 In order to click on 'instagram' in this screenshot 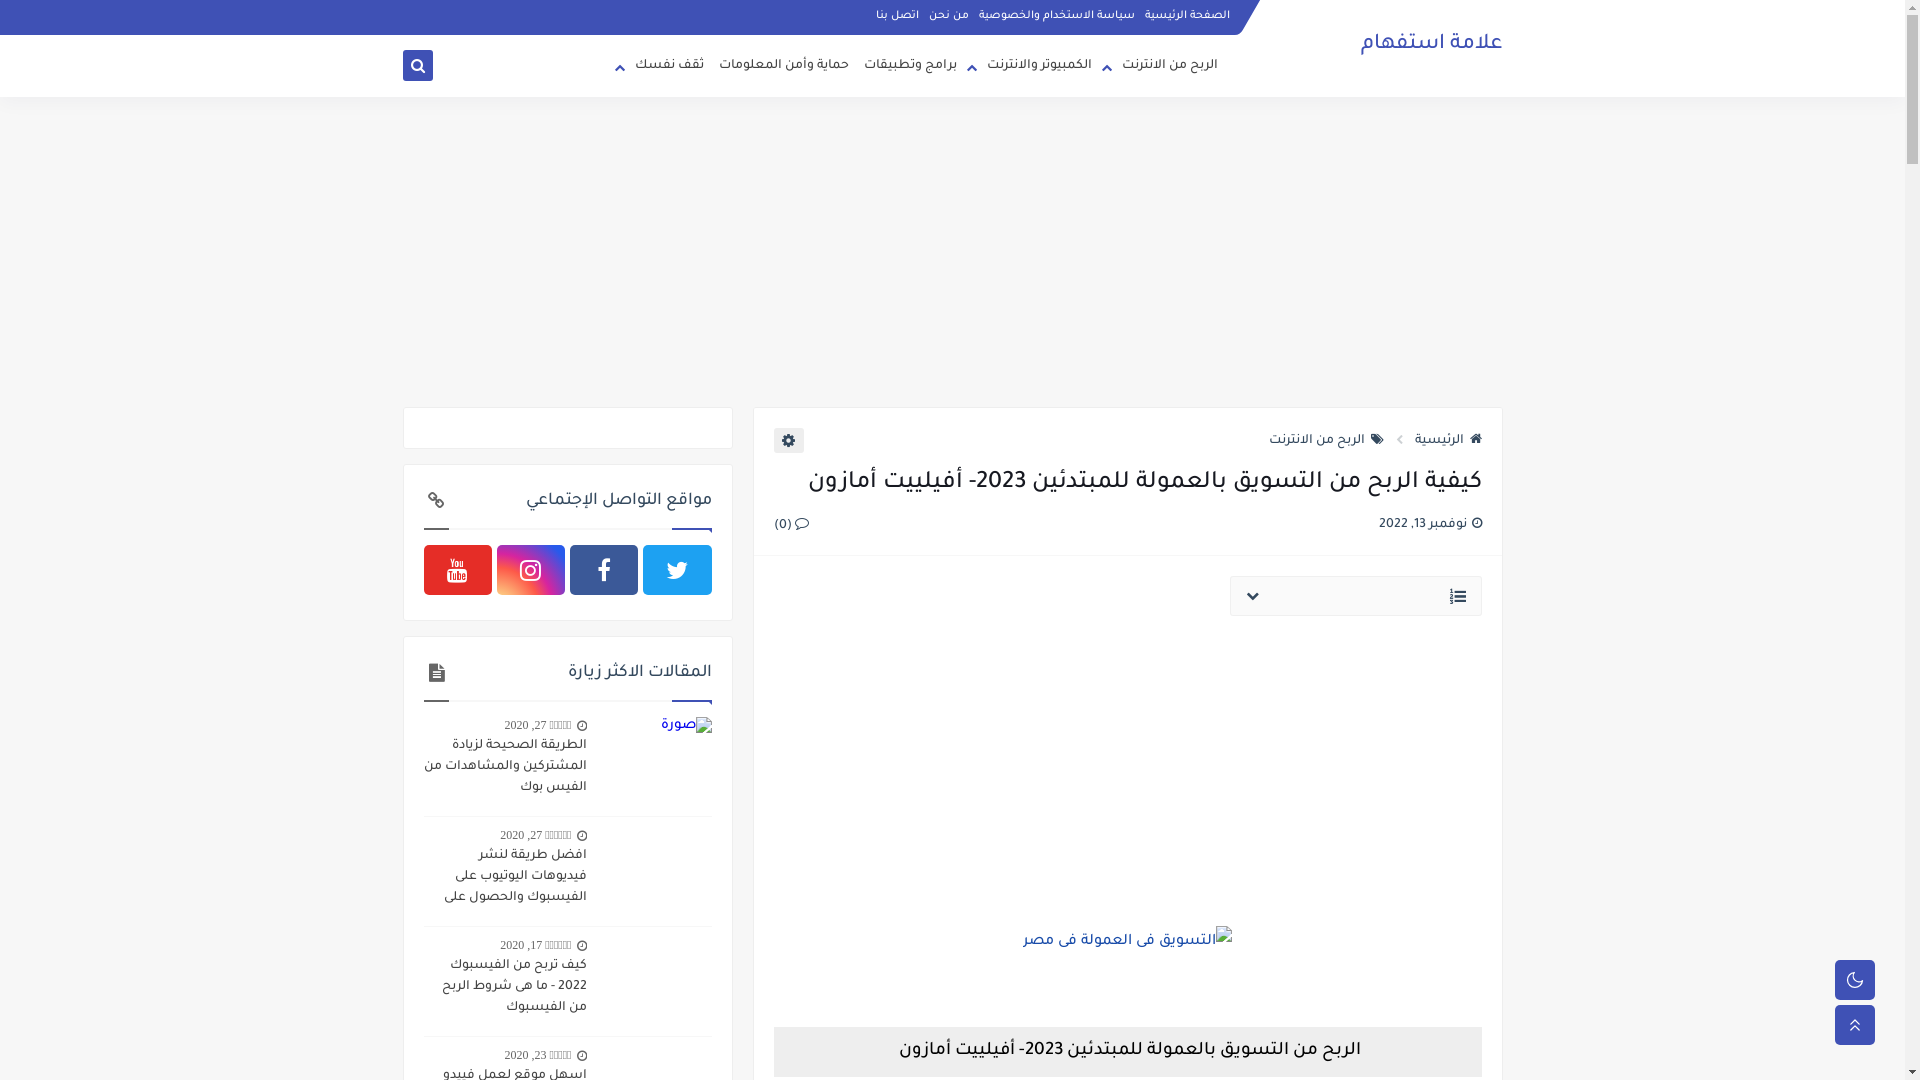, I will do `click(531, 570)`.